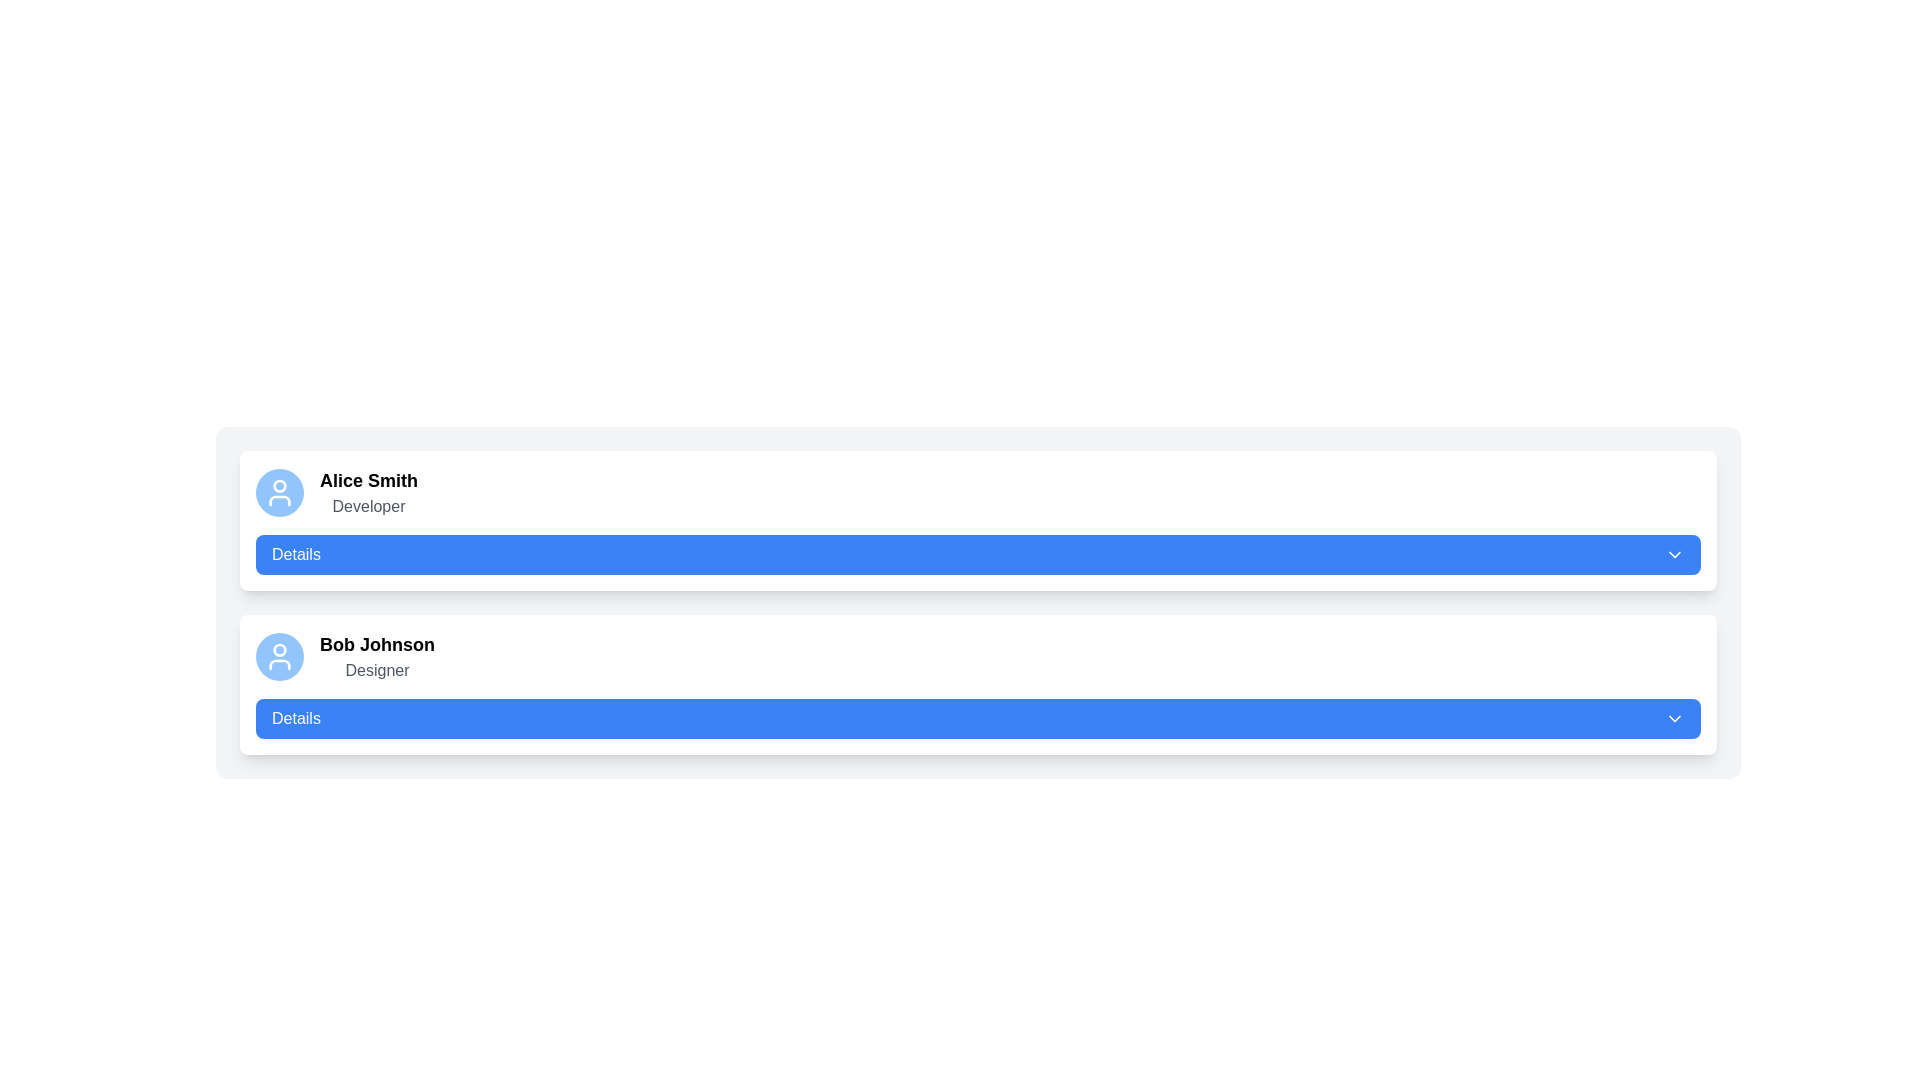 This screenshot has height=1080, width=1920. Describe the element at coordinates (278, 500) in the screenshot. I see `the lower part of the user icon shape, which represents the torso in user profile icons, positioned beneath the head and to the left of the user details` at that location.